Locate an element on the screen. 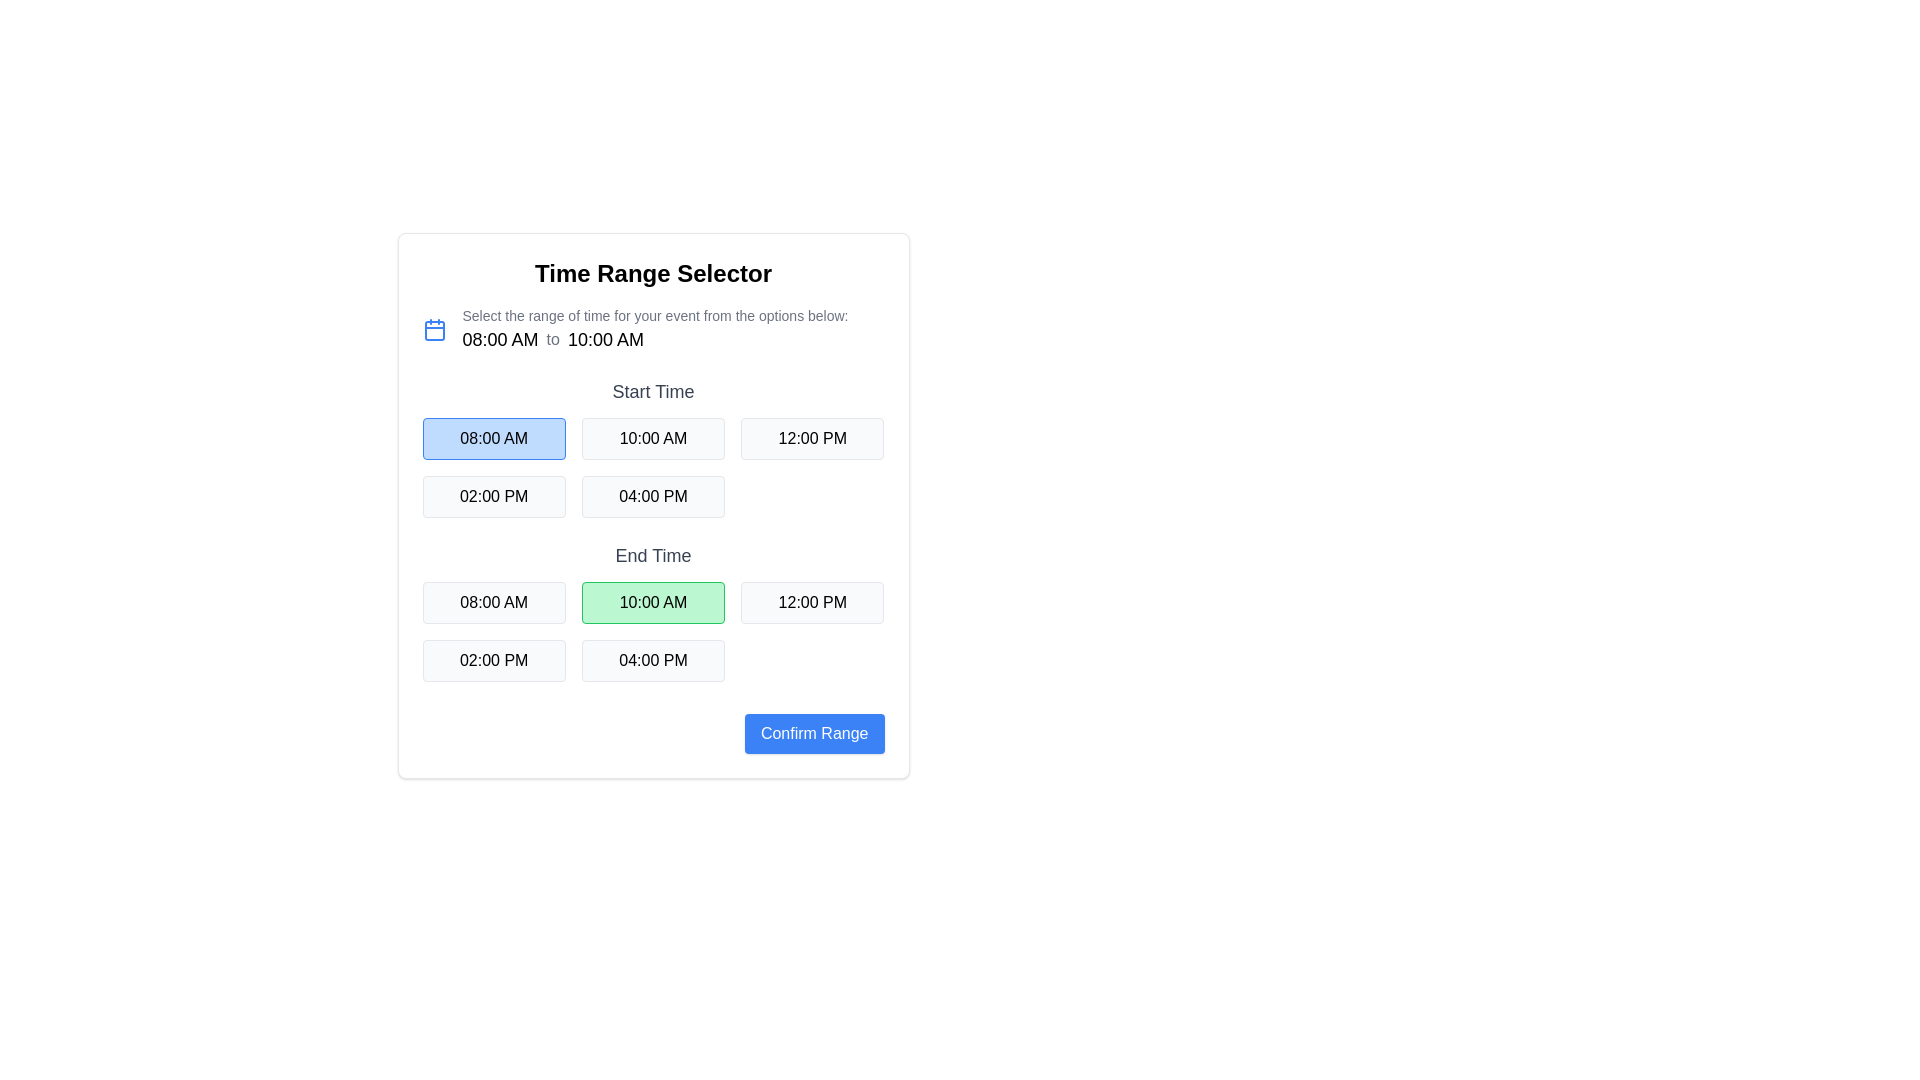  the '10:00 AM' time selection button located in the 'End Time' section of the selection grid is located at coordinates (653, 611).